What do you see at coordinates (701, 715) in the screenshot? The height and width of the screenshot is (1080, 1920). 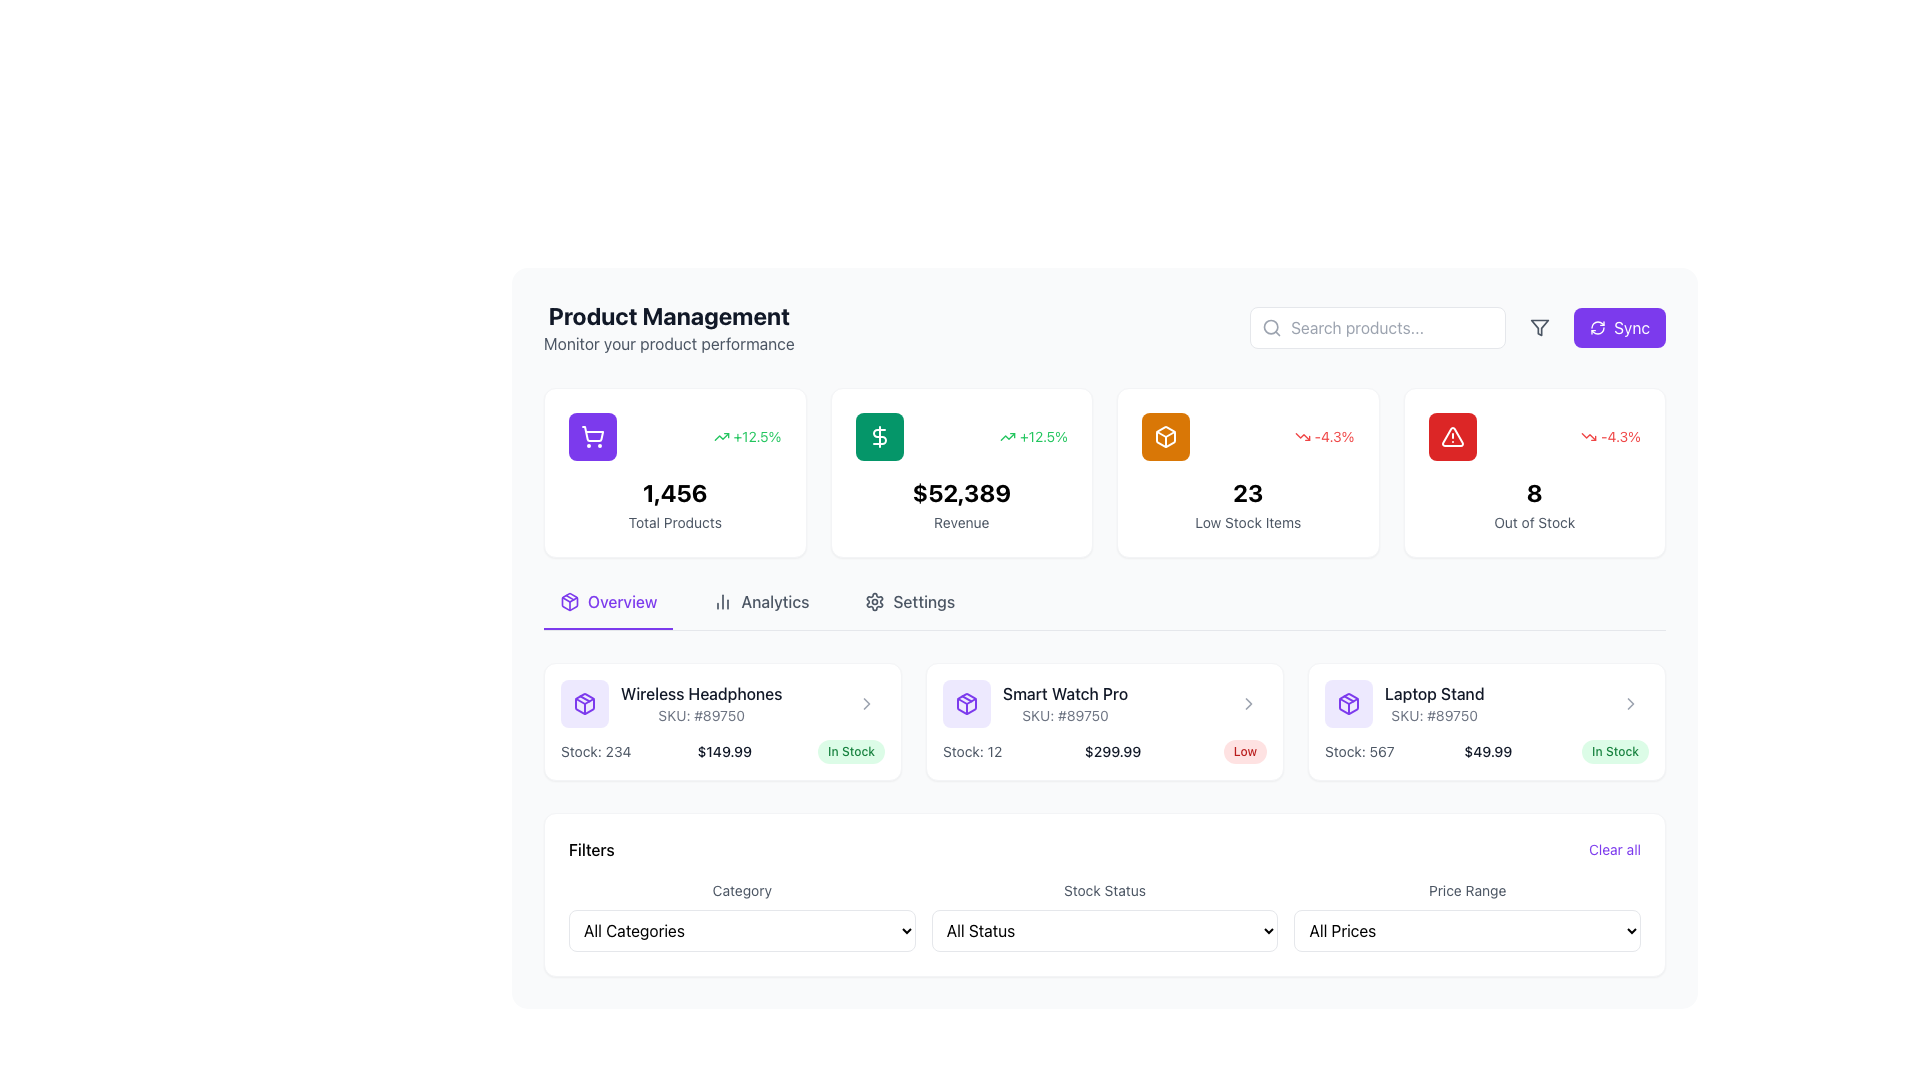 I see `the SKU information displayed in the text label located under the 'Wireless Headphones' text within the first product card` at bounding box center [701, 715].